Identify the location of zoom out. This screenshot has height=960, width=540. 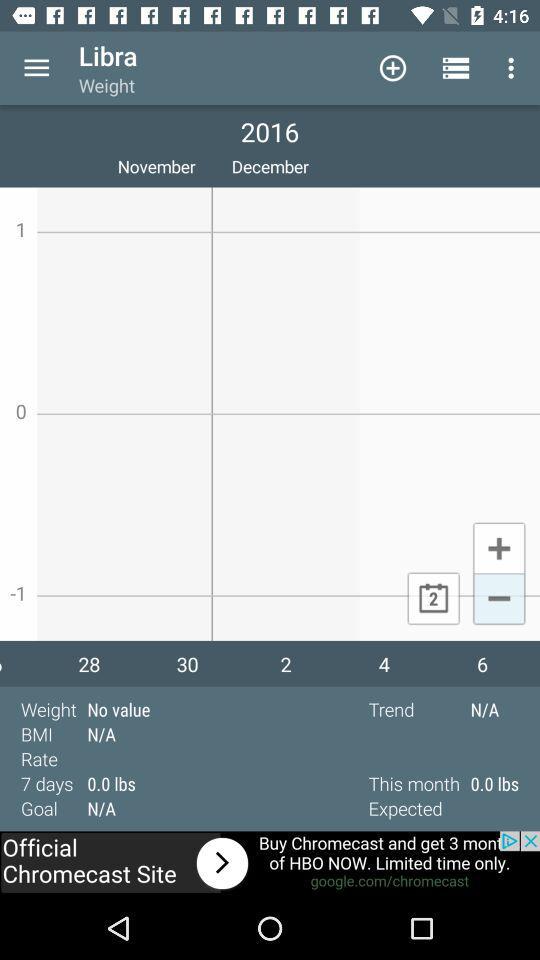
(498, 600).